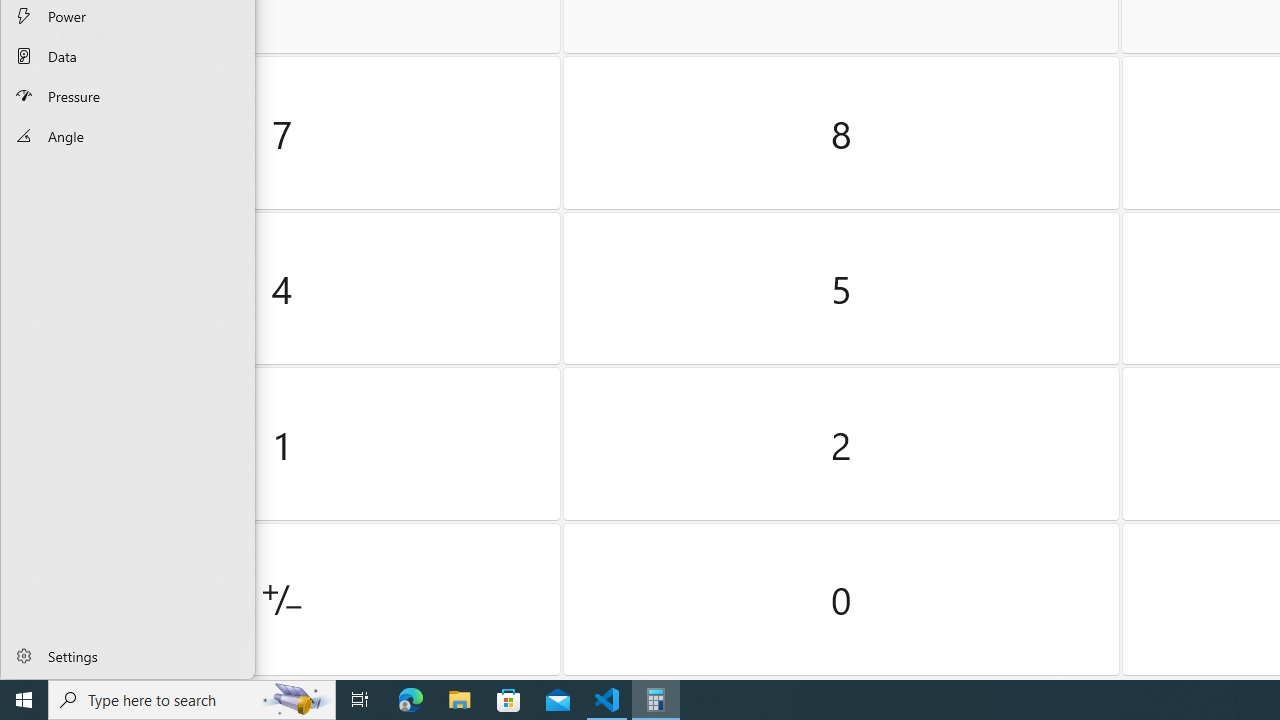 The width and height of the screenshot is (1280, 720). What do you see at coordinates (656, 698) in the screenshot?
I see `'Calculator - 1 running window'` at bounding box center [656, 698].